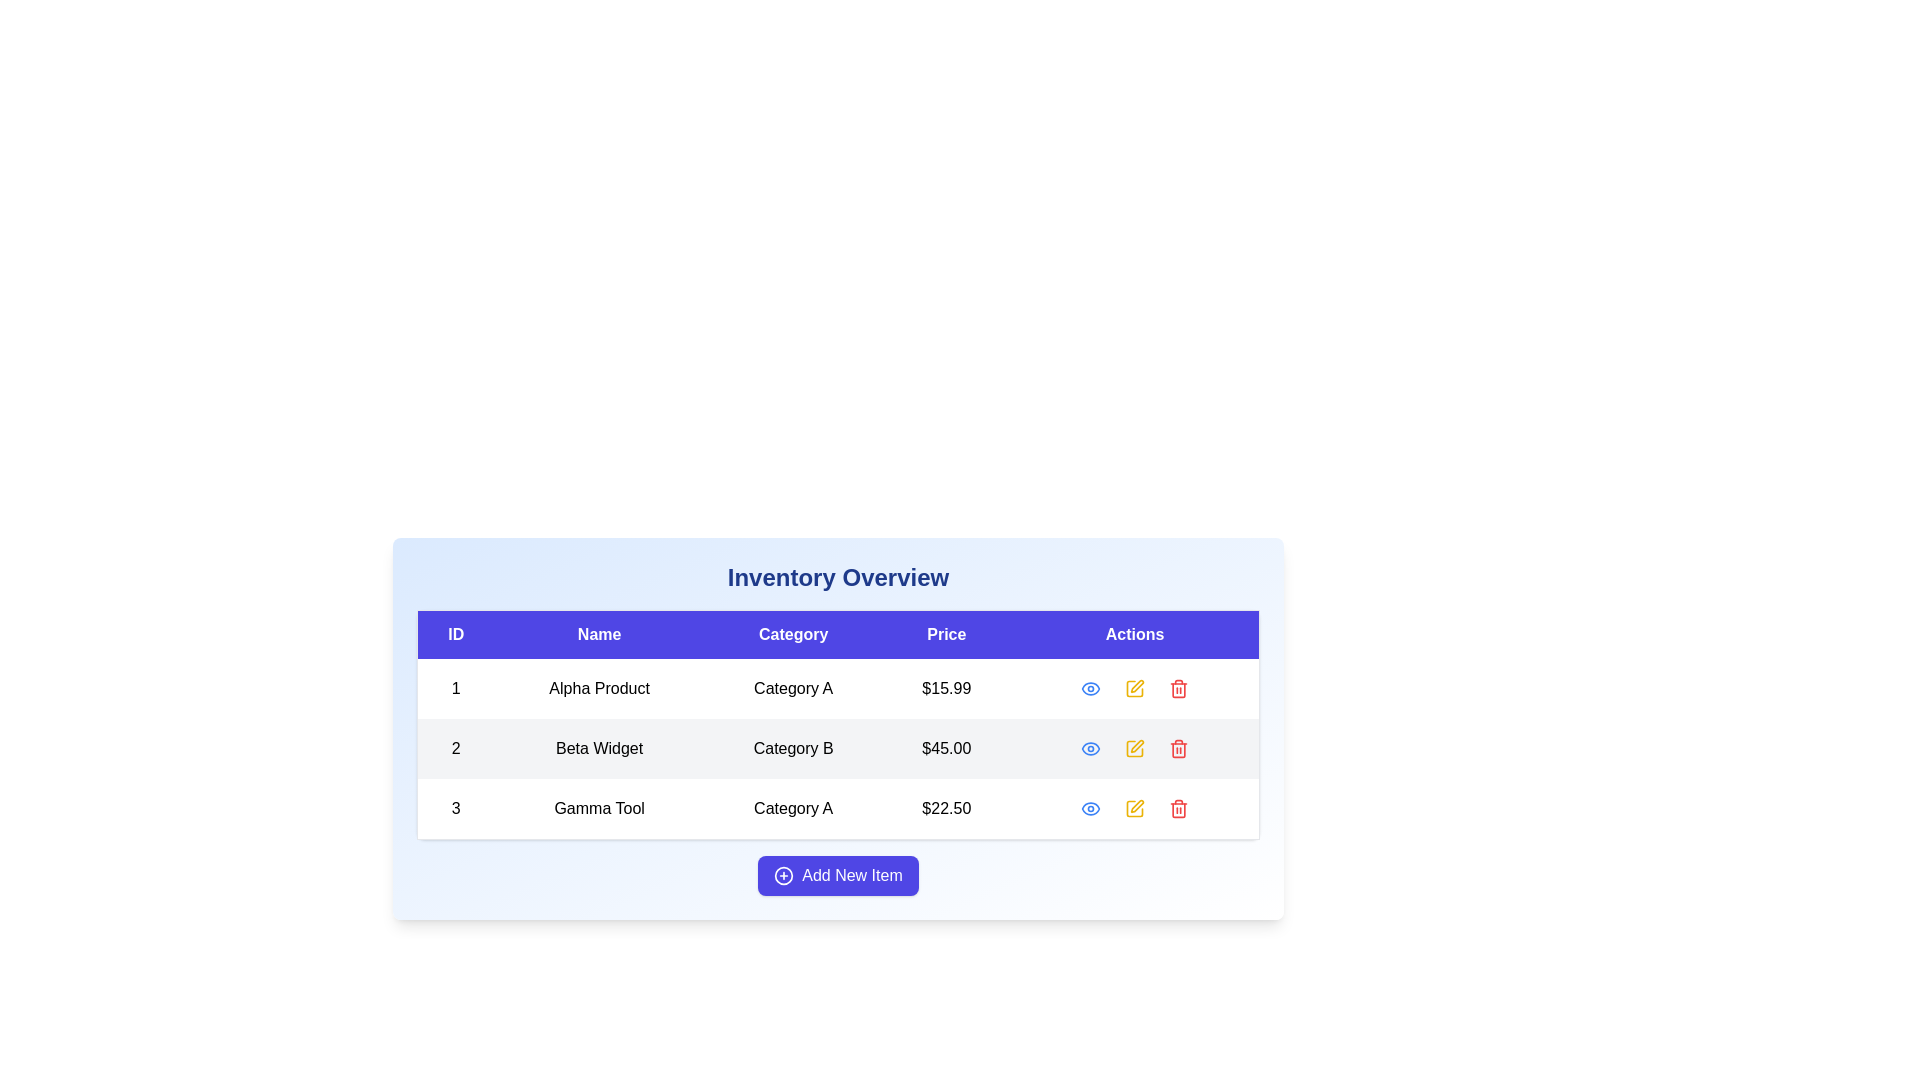 This screenshot has width=1920, height=1080. What do you see at coordinates (1135, 808) in the screenshot?
I see `the 'Edit' button for the 'Gamma Tool' entry in the inventory table to initiate editing` at bounding box center [1135, 808].